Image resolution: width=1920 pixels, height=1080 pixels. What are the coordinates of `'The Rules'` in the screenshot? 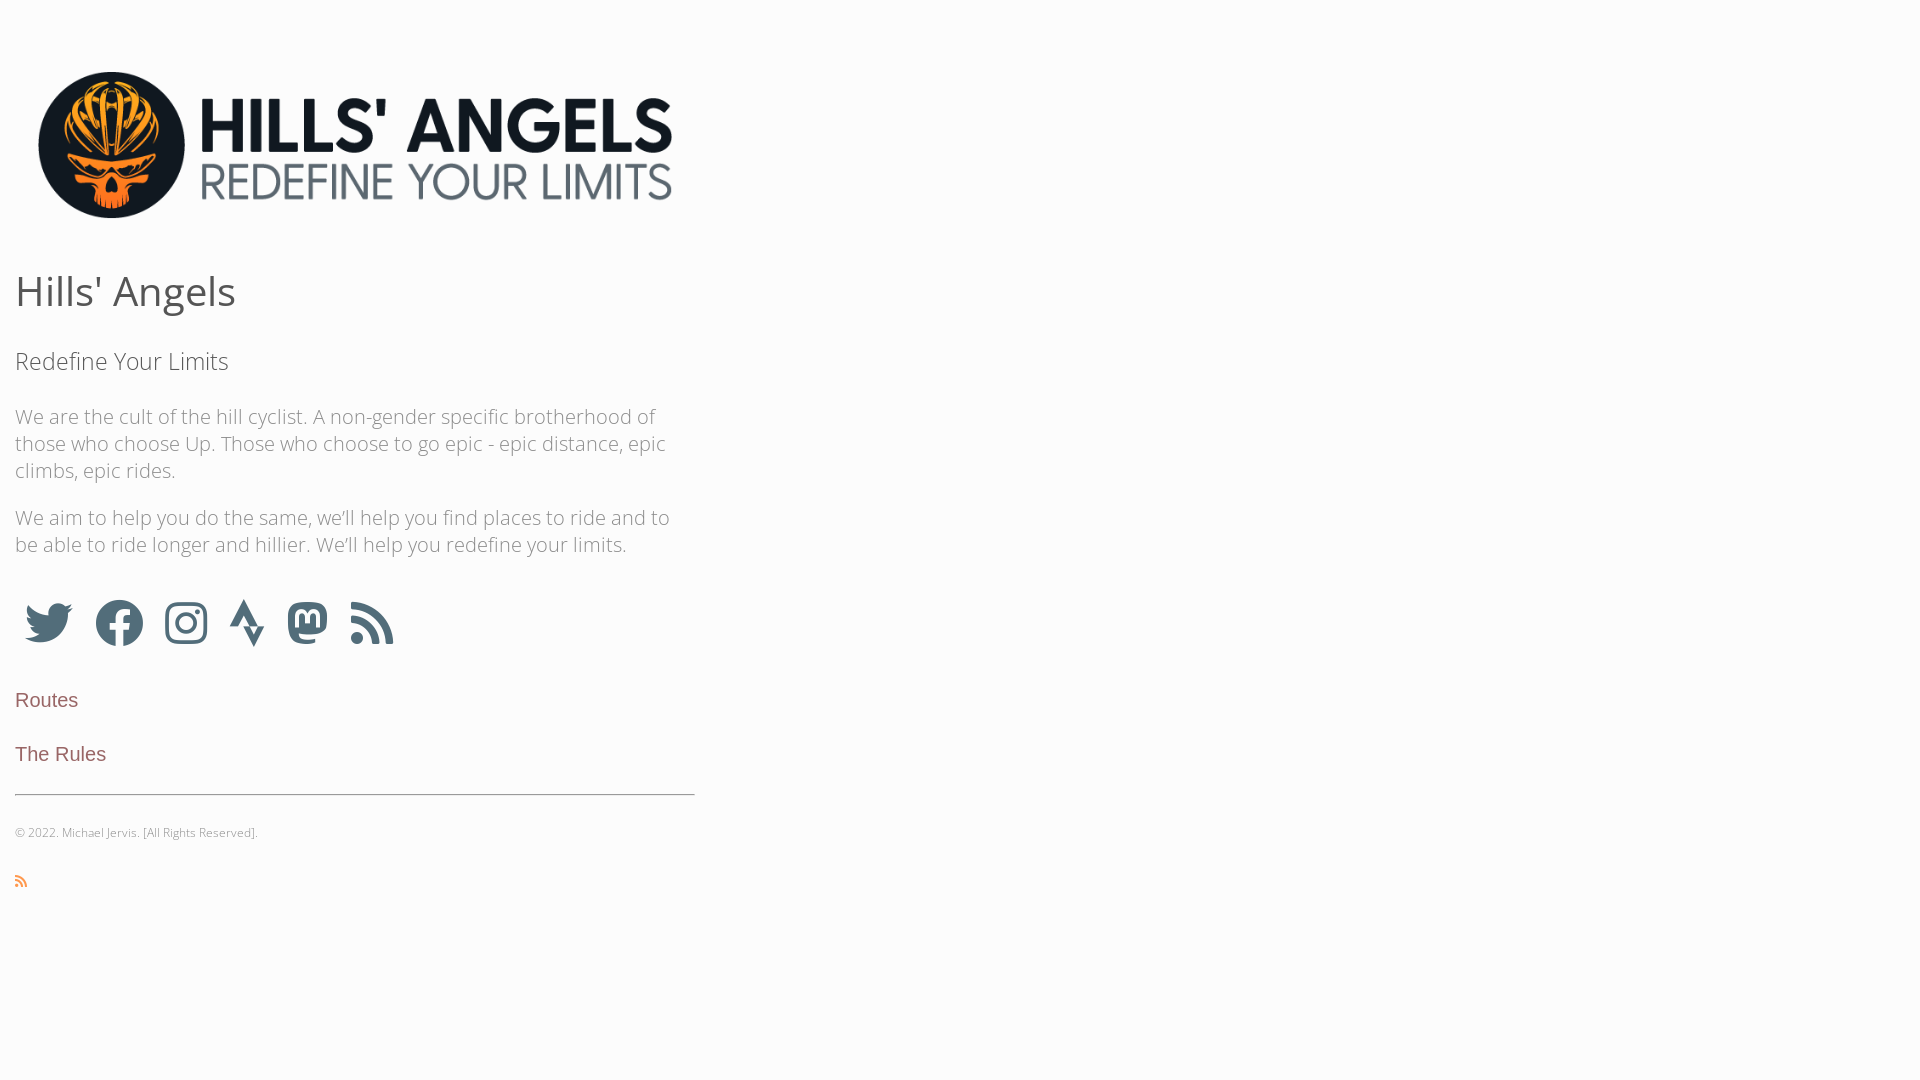 It's located at (60, 753).